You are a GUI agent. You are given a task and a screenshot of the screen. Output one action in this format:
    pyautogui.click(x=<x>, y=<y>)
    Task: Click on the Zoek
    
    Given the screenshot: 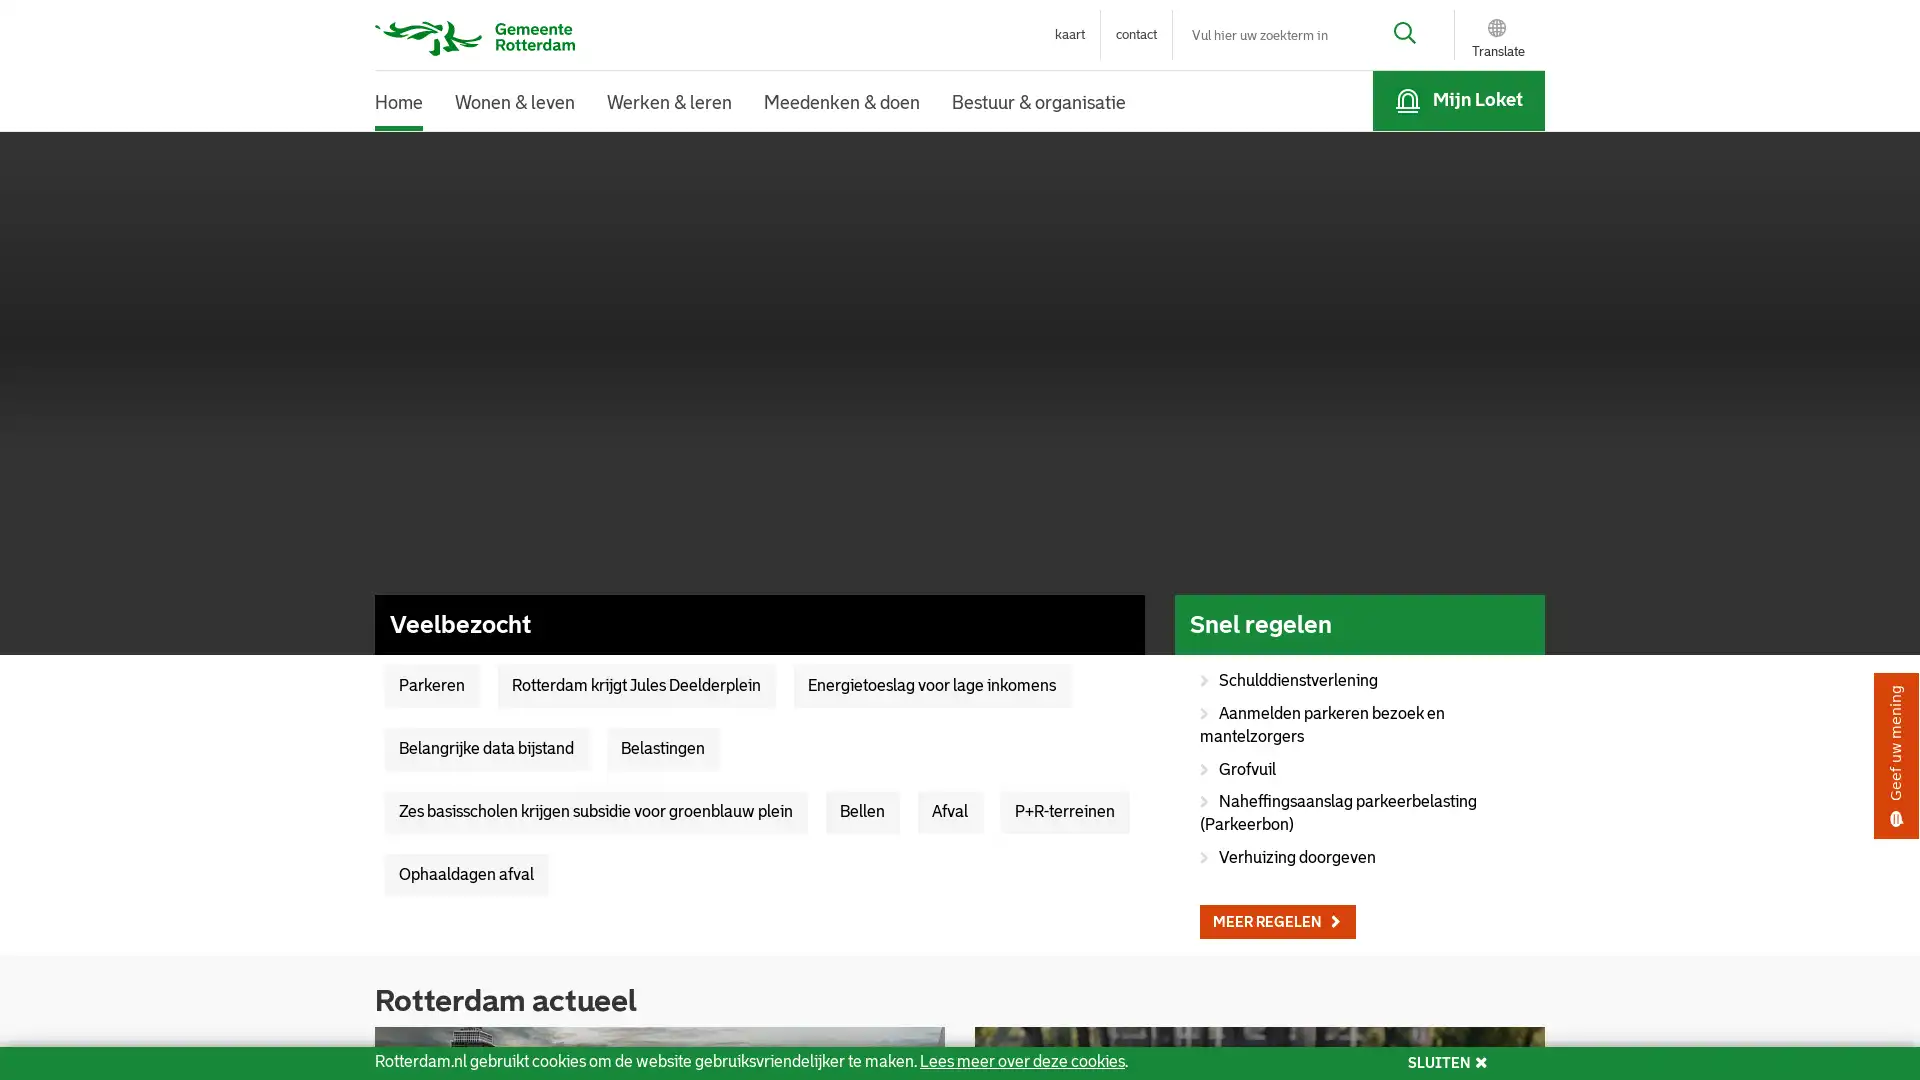 What is the action you would take?
    pyautogui.click(x=1389, y=35)
    